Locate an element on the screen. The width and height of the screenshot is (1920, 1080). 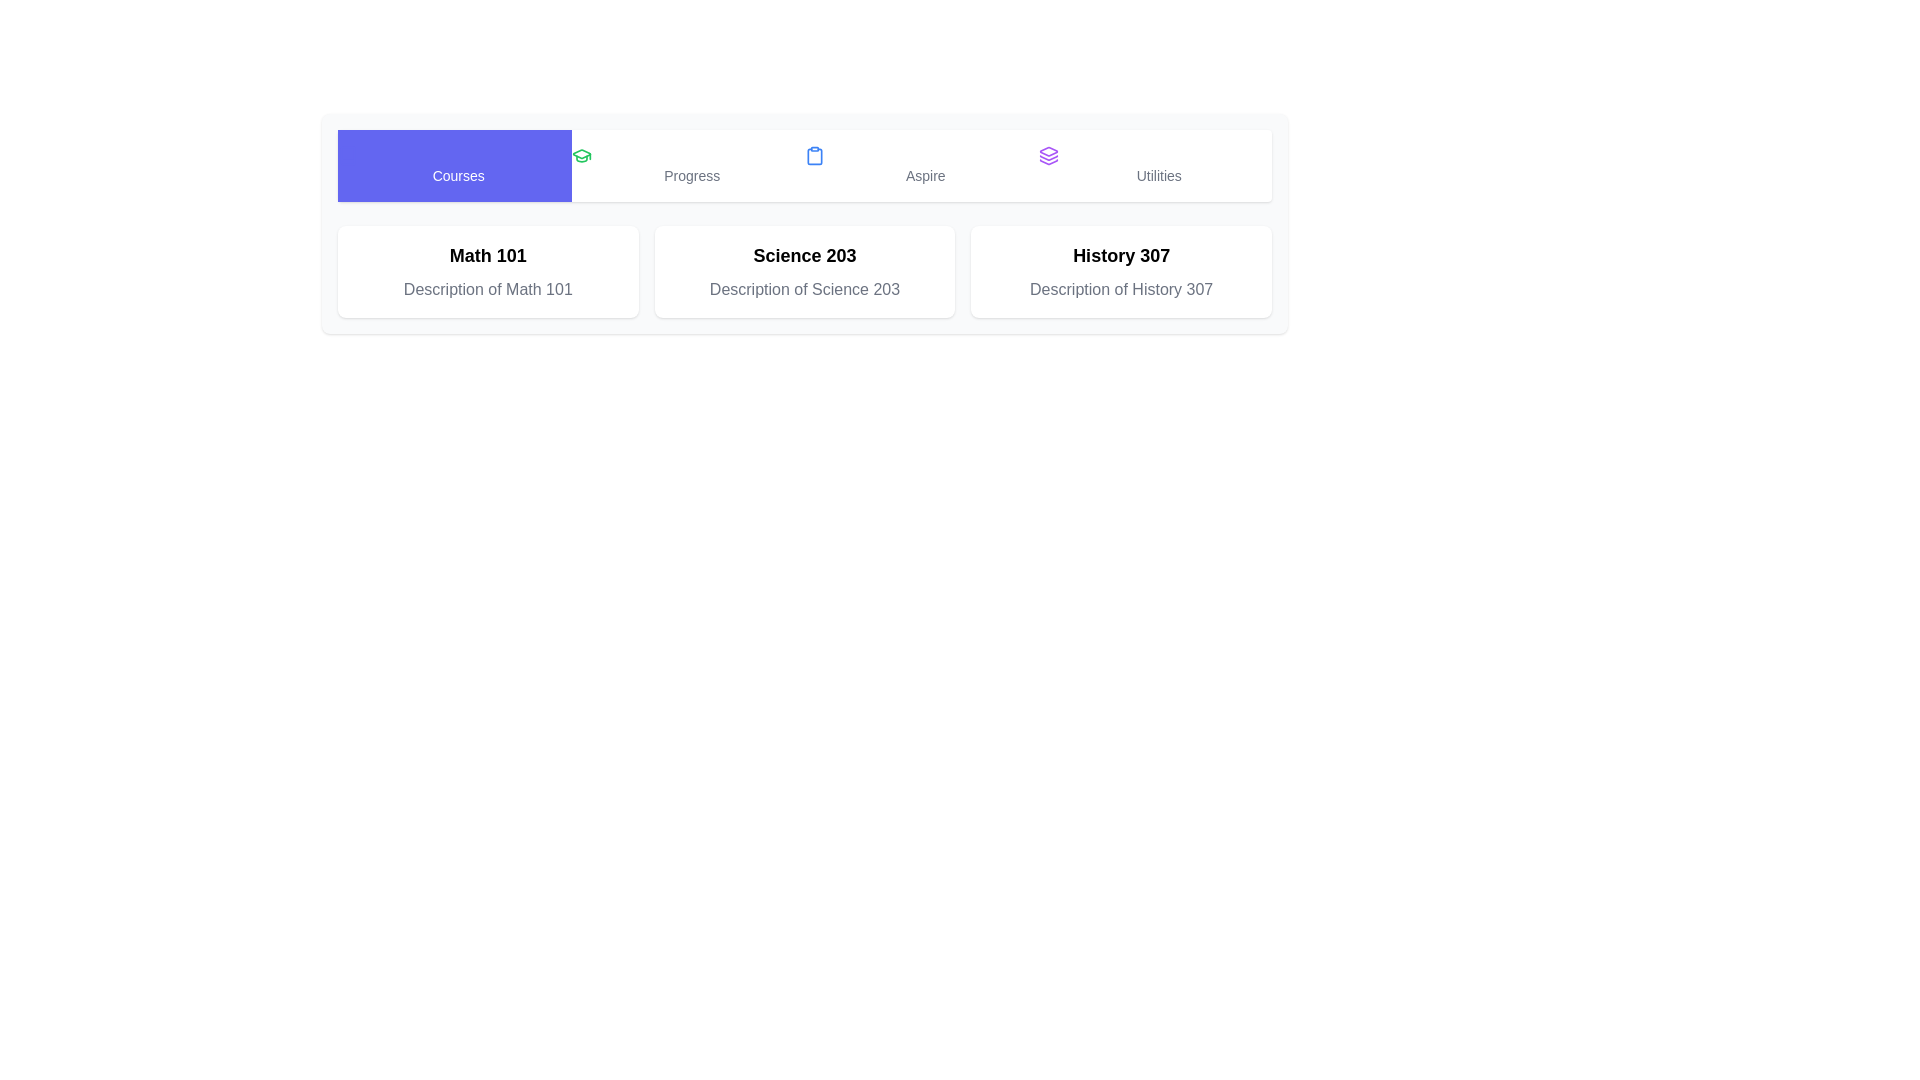
the 'Progress' text label in the navigation bar, which is located after the graduation cap icon and before another navigation icon is located at coordinates (692, 175).